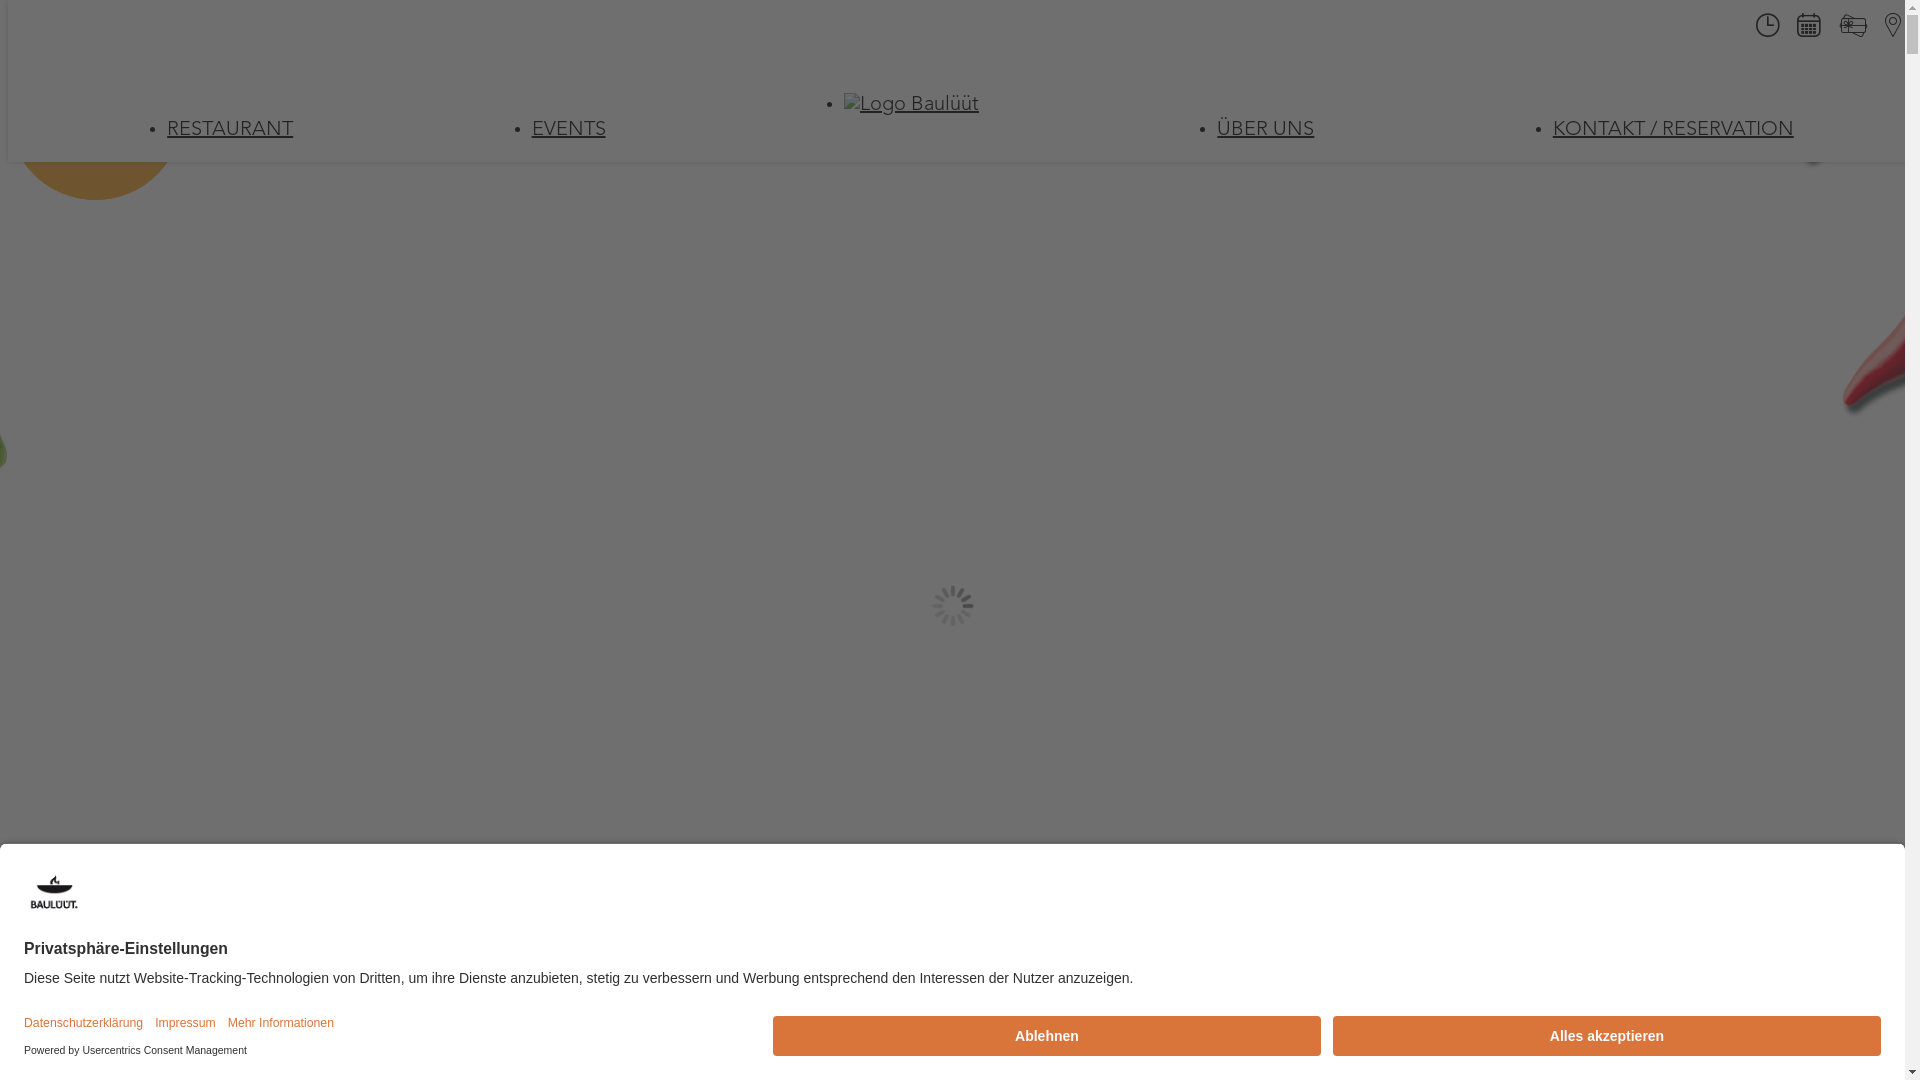 The image size is (1920, 1080). What do you see at coordinates (1673, 130) in the screenshot?
I see `'KONTAKT / RESERVATION'` at bounding box center [1673, 130].